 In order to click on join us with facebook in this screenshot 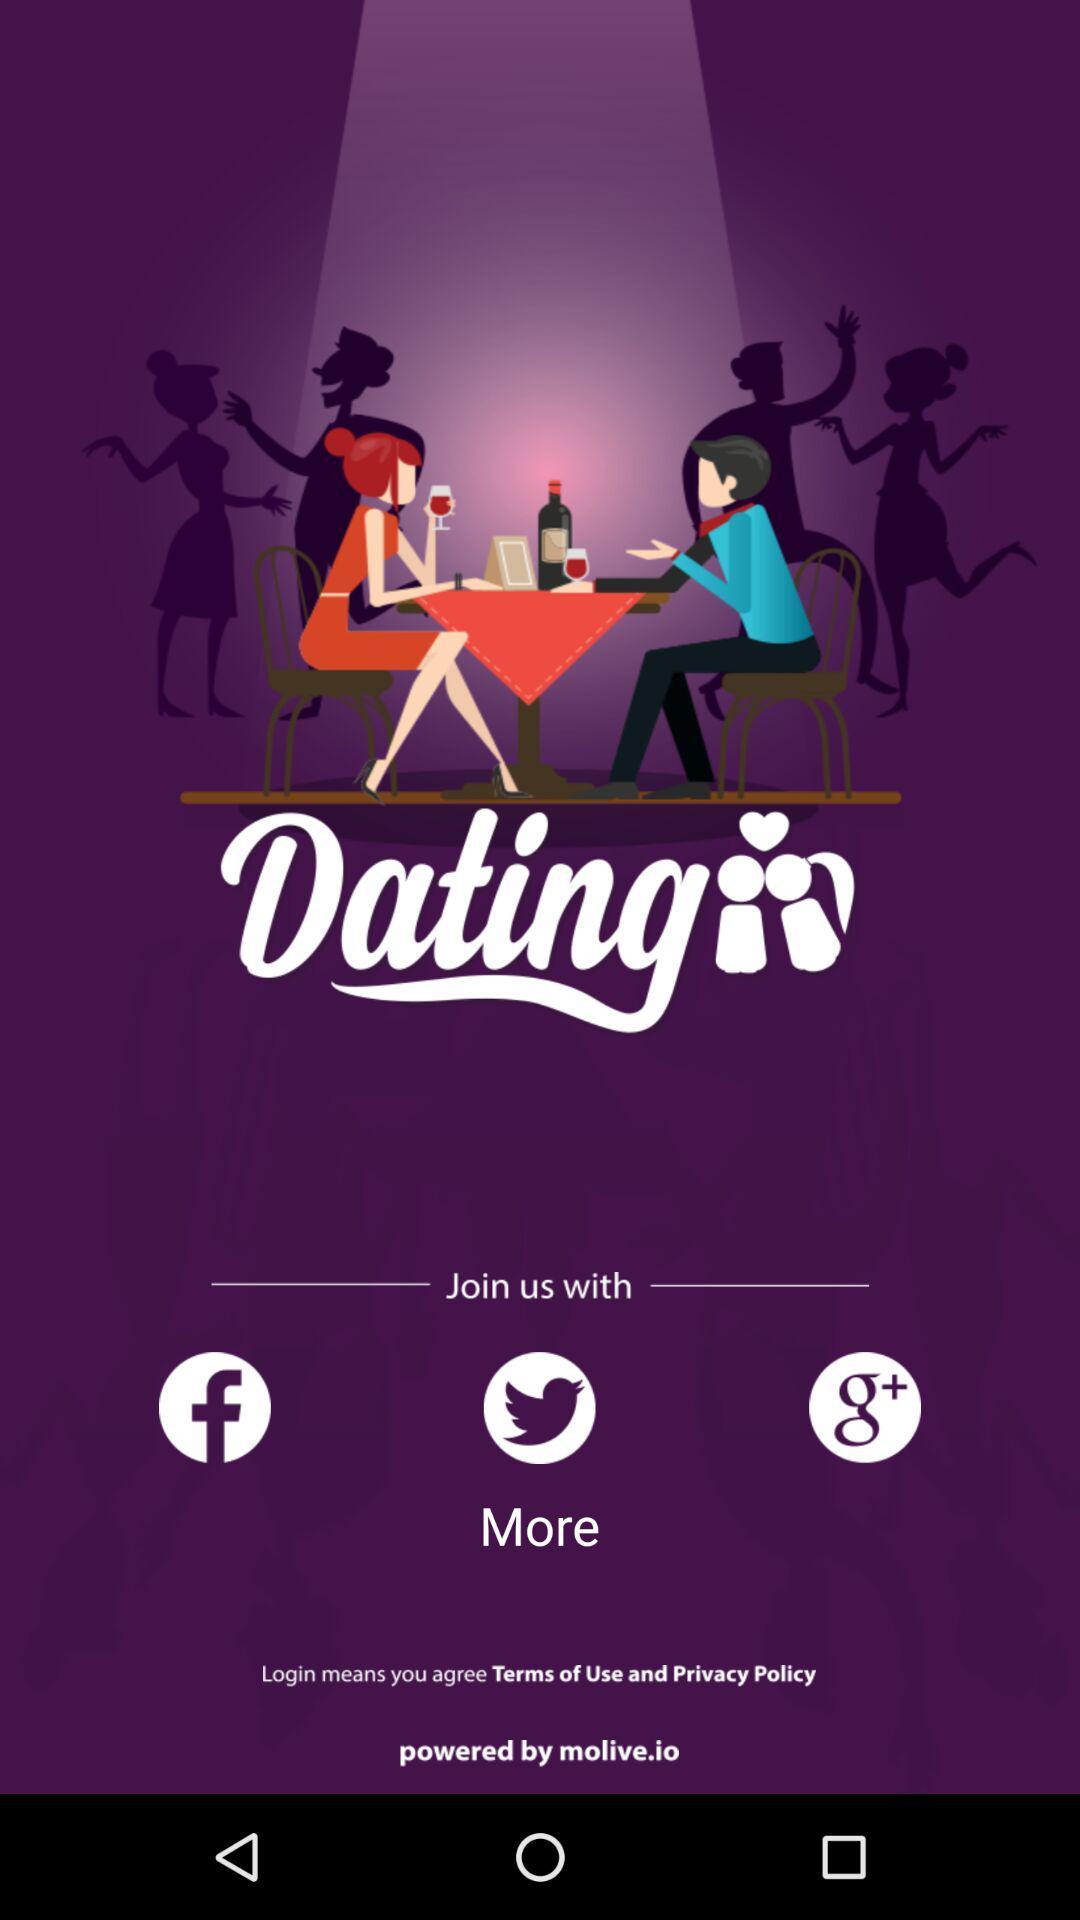, I will do `click(214, 1407)`.